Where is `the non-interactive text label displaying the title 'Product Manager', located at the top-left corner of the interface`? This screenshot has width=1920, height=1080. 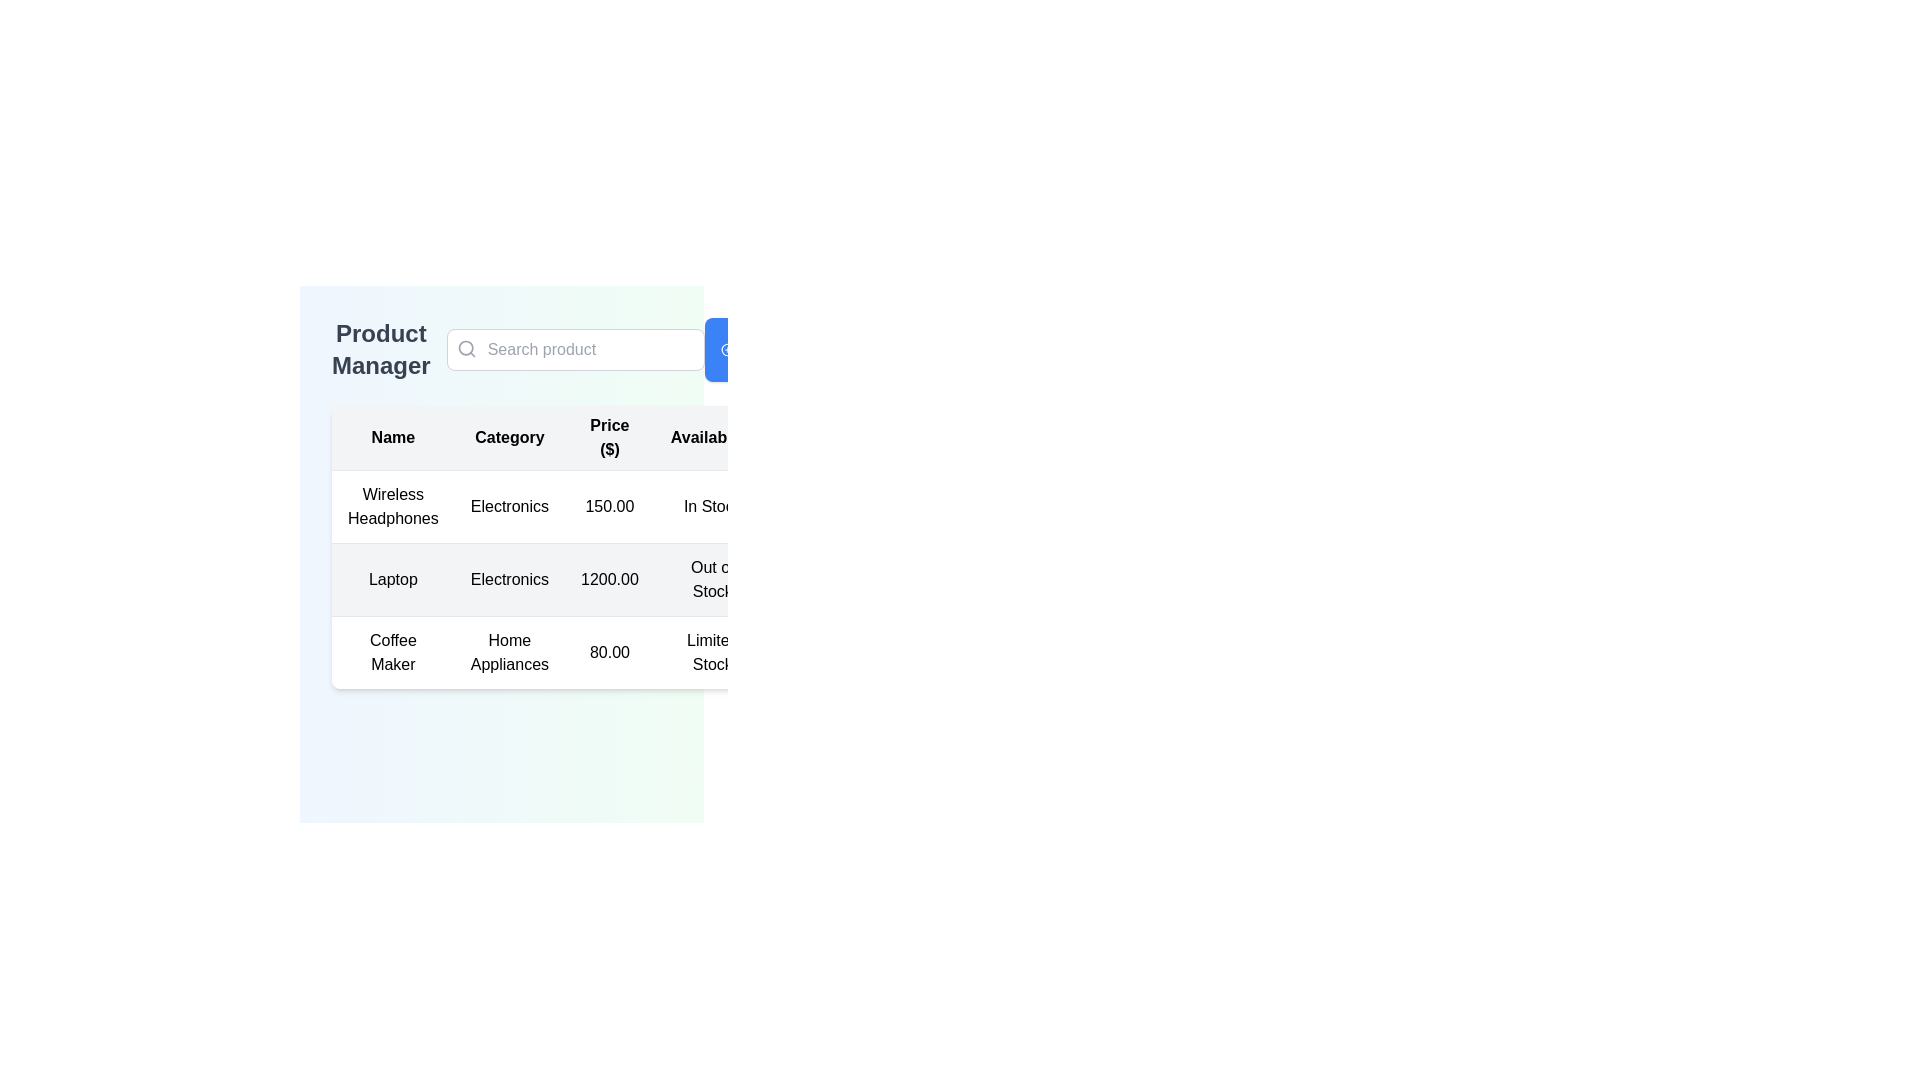 the non-interactive text label displaying the title 'Product Manager', located at the top-left corner of the interface is located at coordinates (381, 349).